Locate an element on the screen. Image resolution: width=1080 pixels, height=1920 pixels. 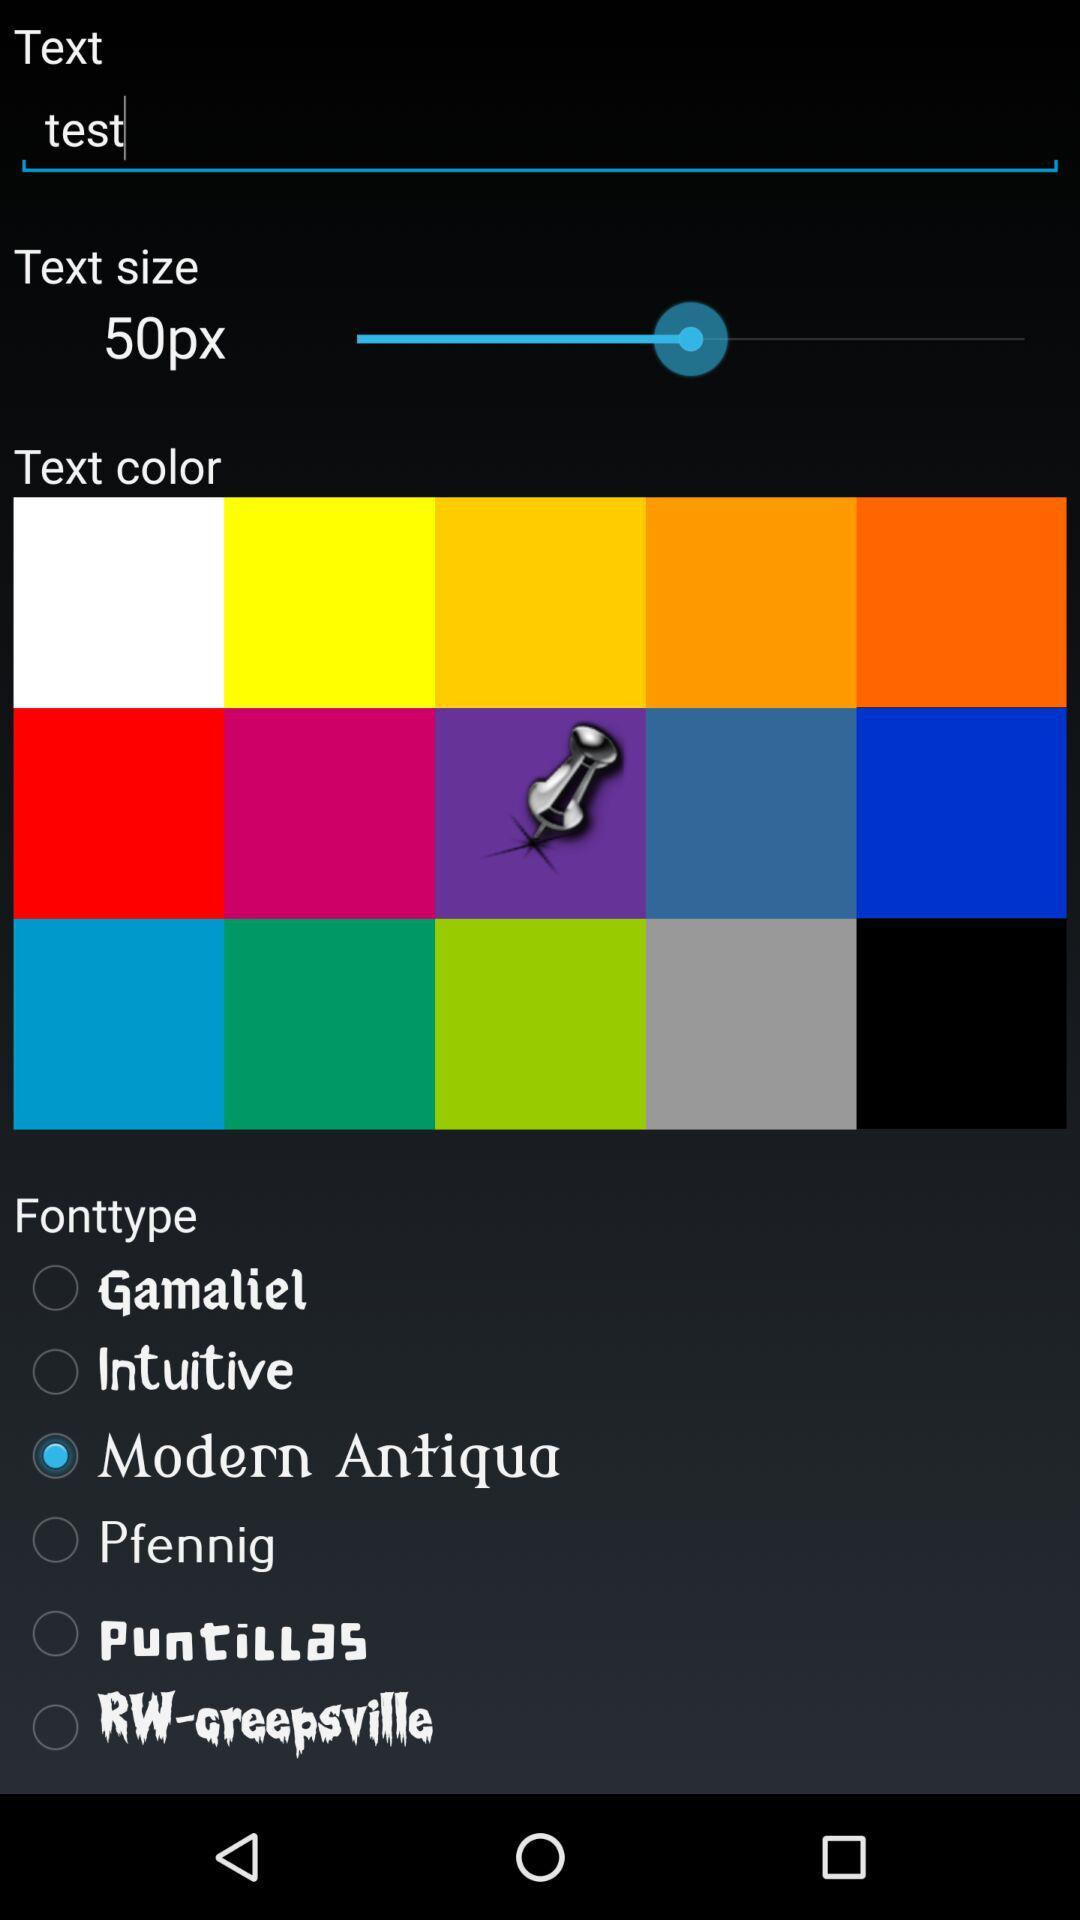
text color option is located at coordinates (960, 601).